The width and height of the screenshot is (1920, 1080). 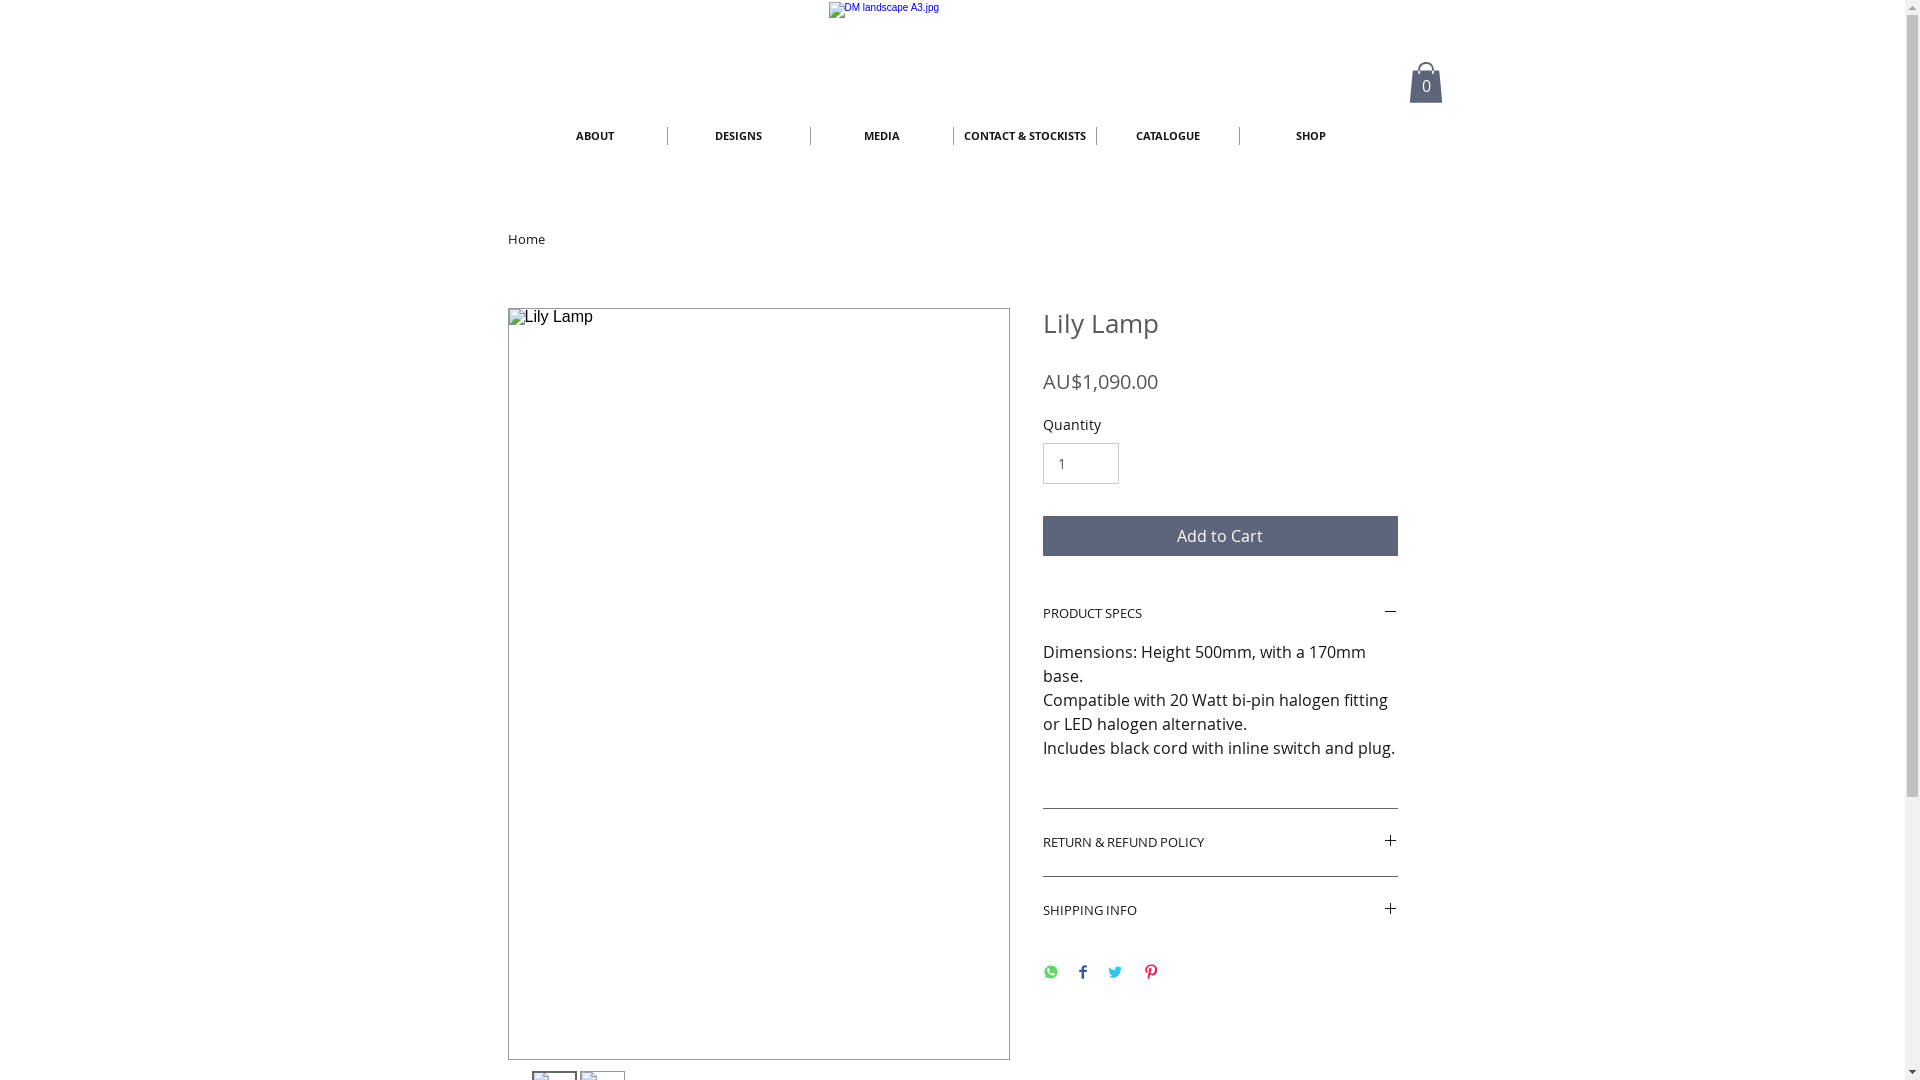 What do you see at coordinates (1424, 81) in the screenshot?
I see `'0'` at bounding box center [1424, 81].